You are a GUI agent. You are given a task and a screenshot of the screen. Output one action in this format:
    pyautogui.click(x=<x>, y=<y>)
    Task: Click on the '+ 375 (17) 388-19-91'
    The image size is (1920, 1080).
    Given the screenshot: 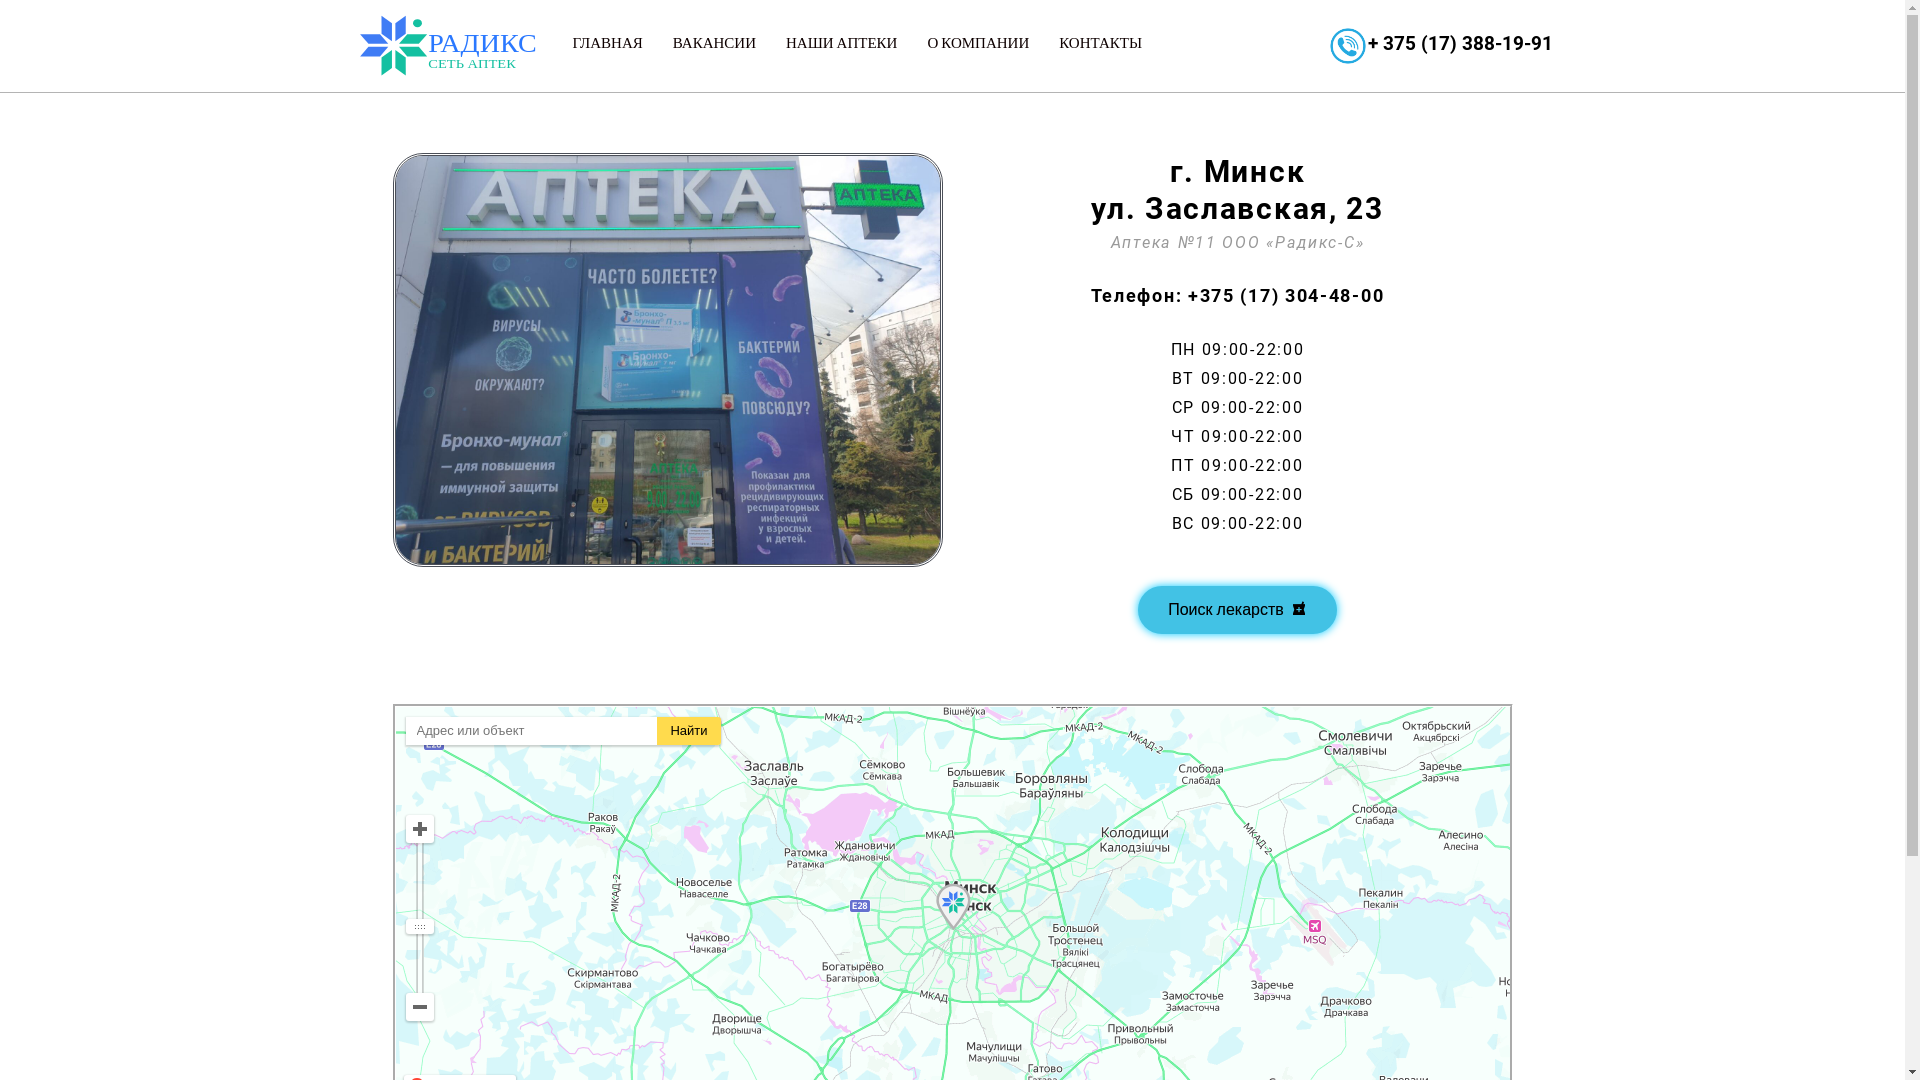 What is the action you would take?
    pyautogui.click(x=1460, y=43)
    